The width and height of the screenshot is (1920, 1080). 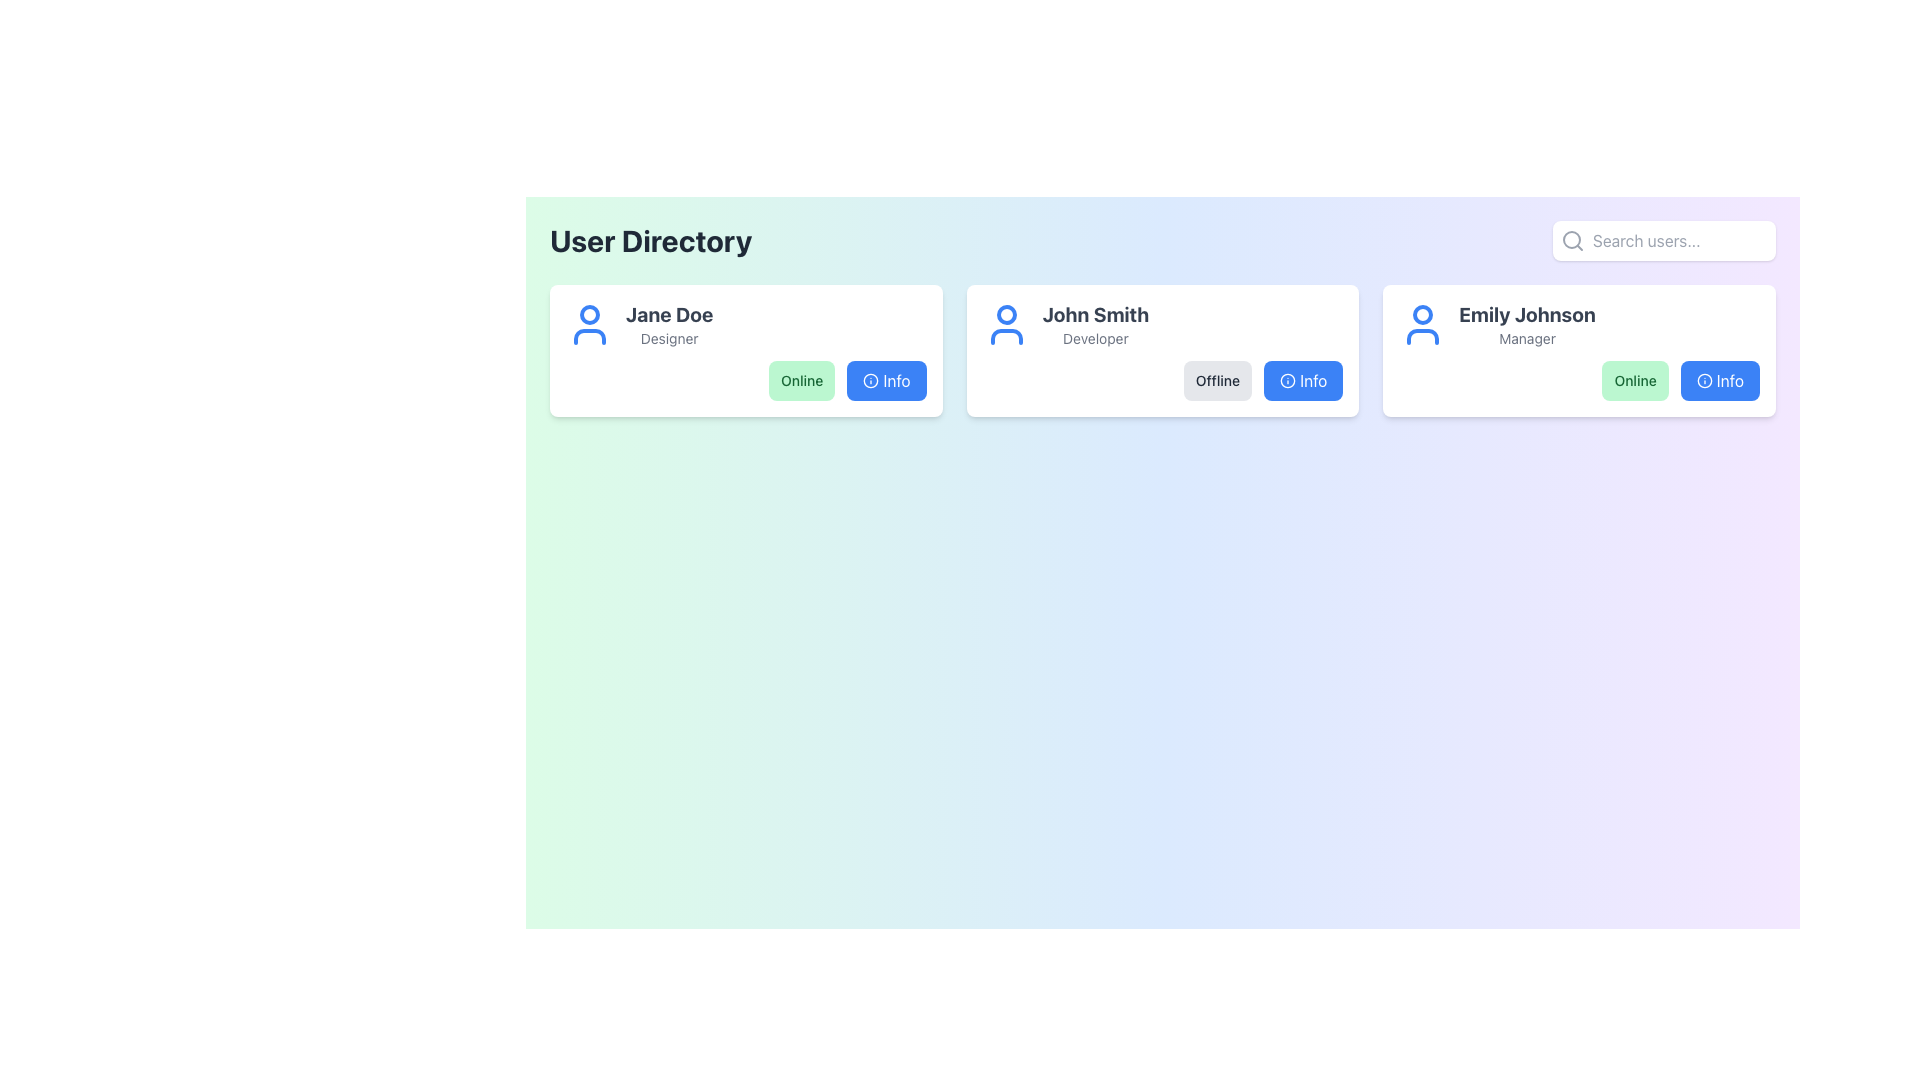 I want to click on the green button labeled 'Online', so click(x=1635, y=381).